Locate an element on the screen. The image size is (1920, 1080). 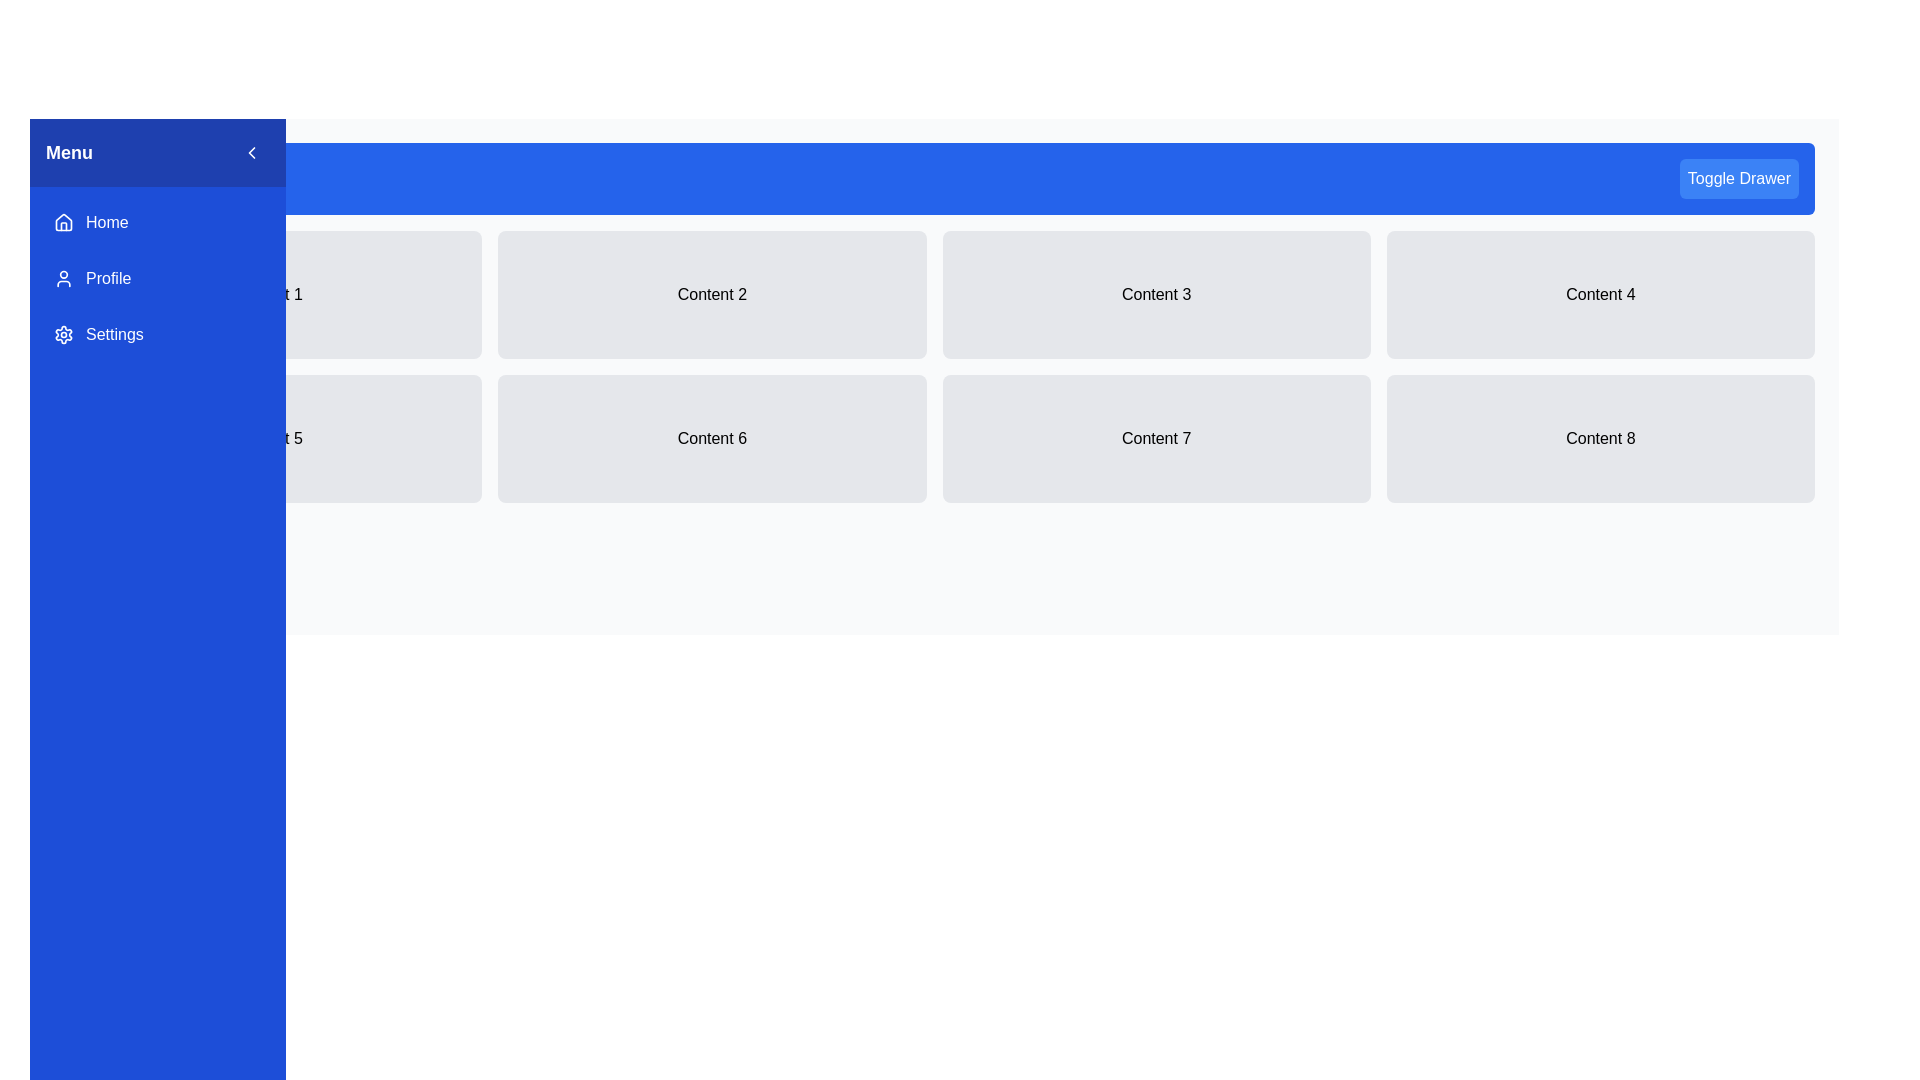
the settings icon located in the lower section of the navigation menu, positioned below the Profile option is located at coordinates (63, 334).